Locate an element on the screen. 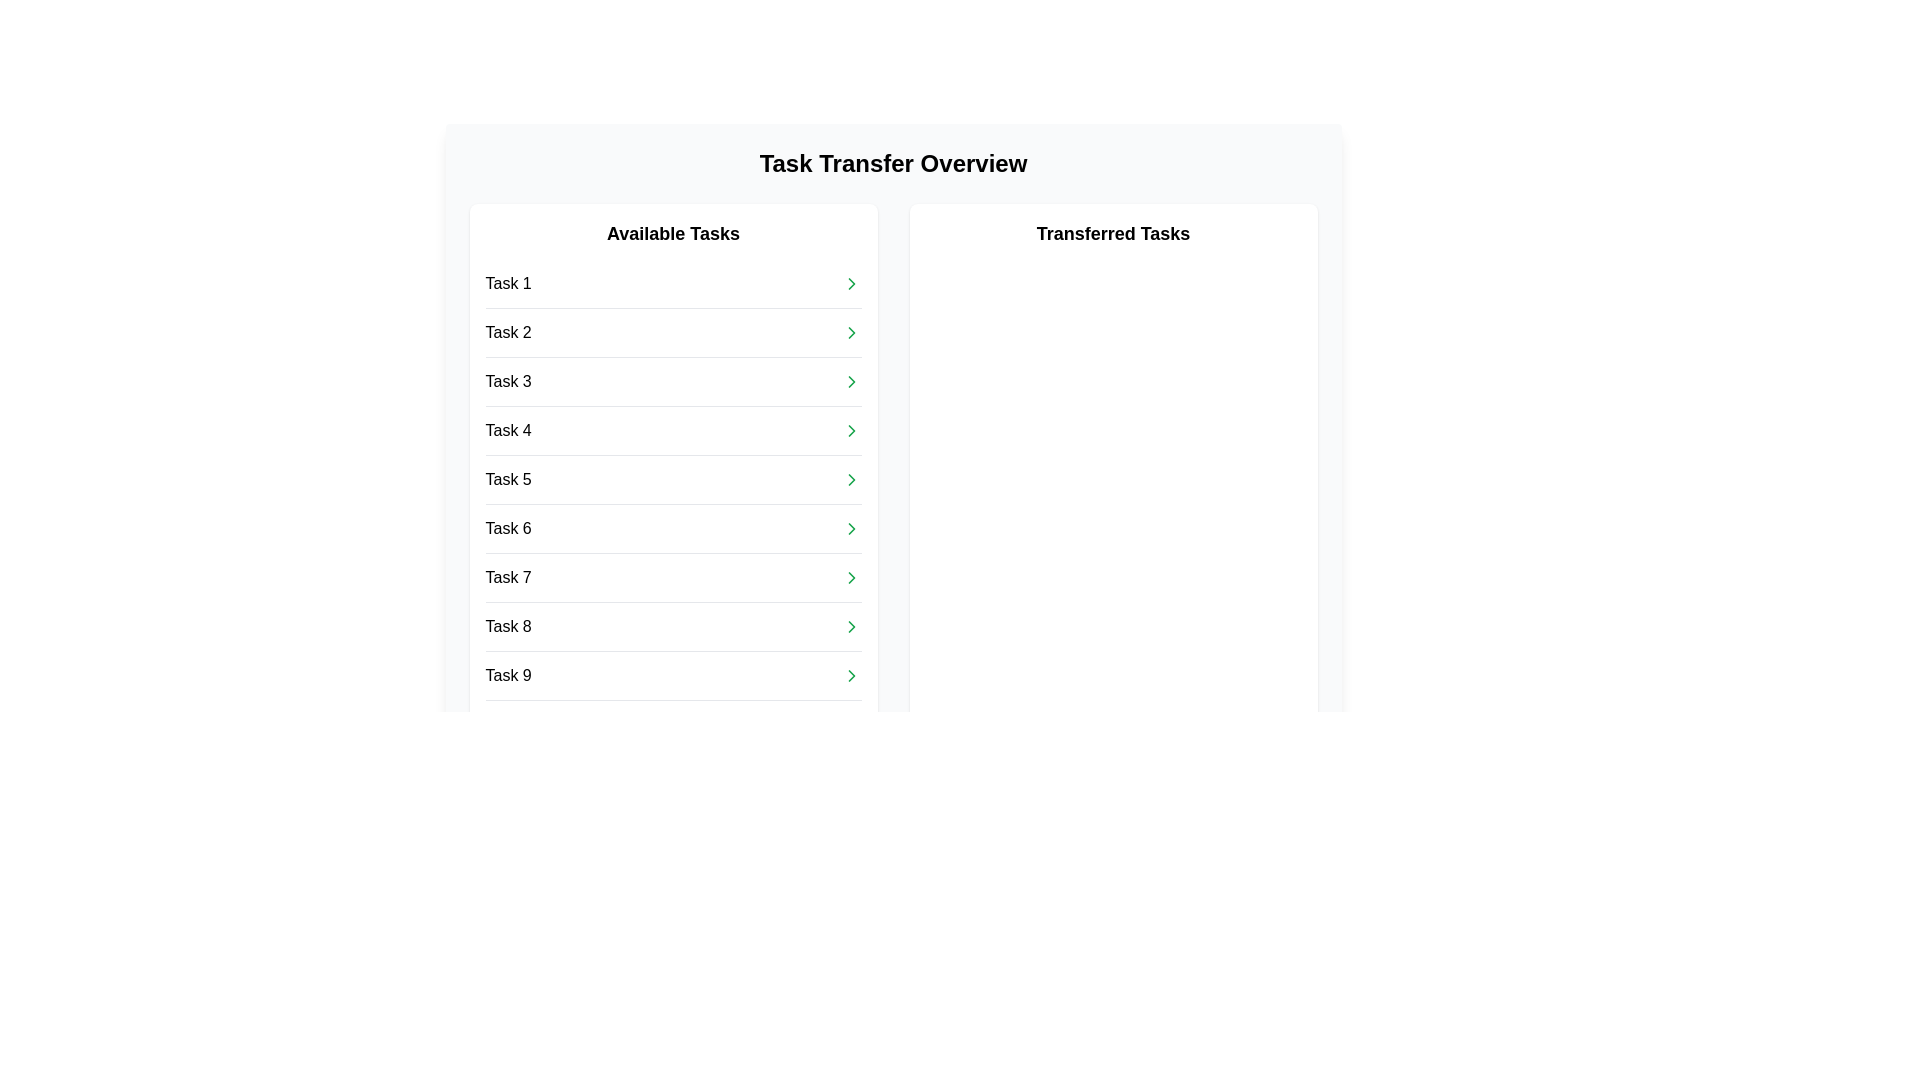  the right-facing chevron icon next to 'Task 2' in the 'Available Tasks' list is located at coordinates (851, 331).